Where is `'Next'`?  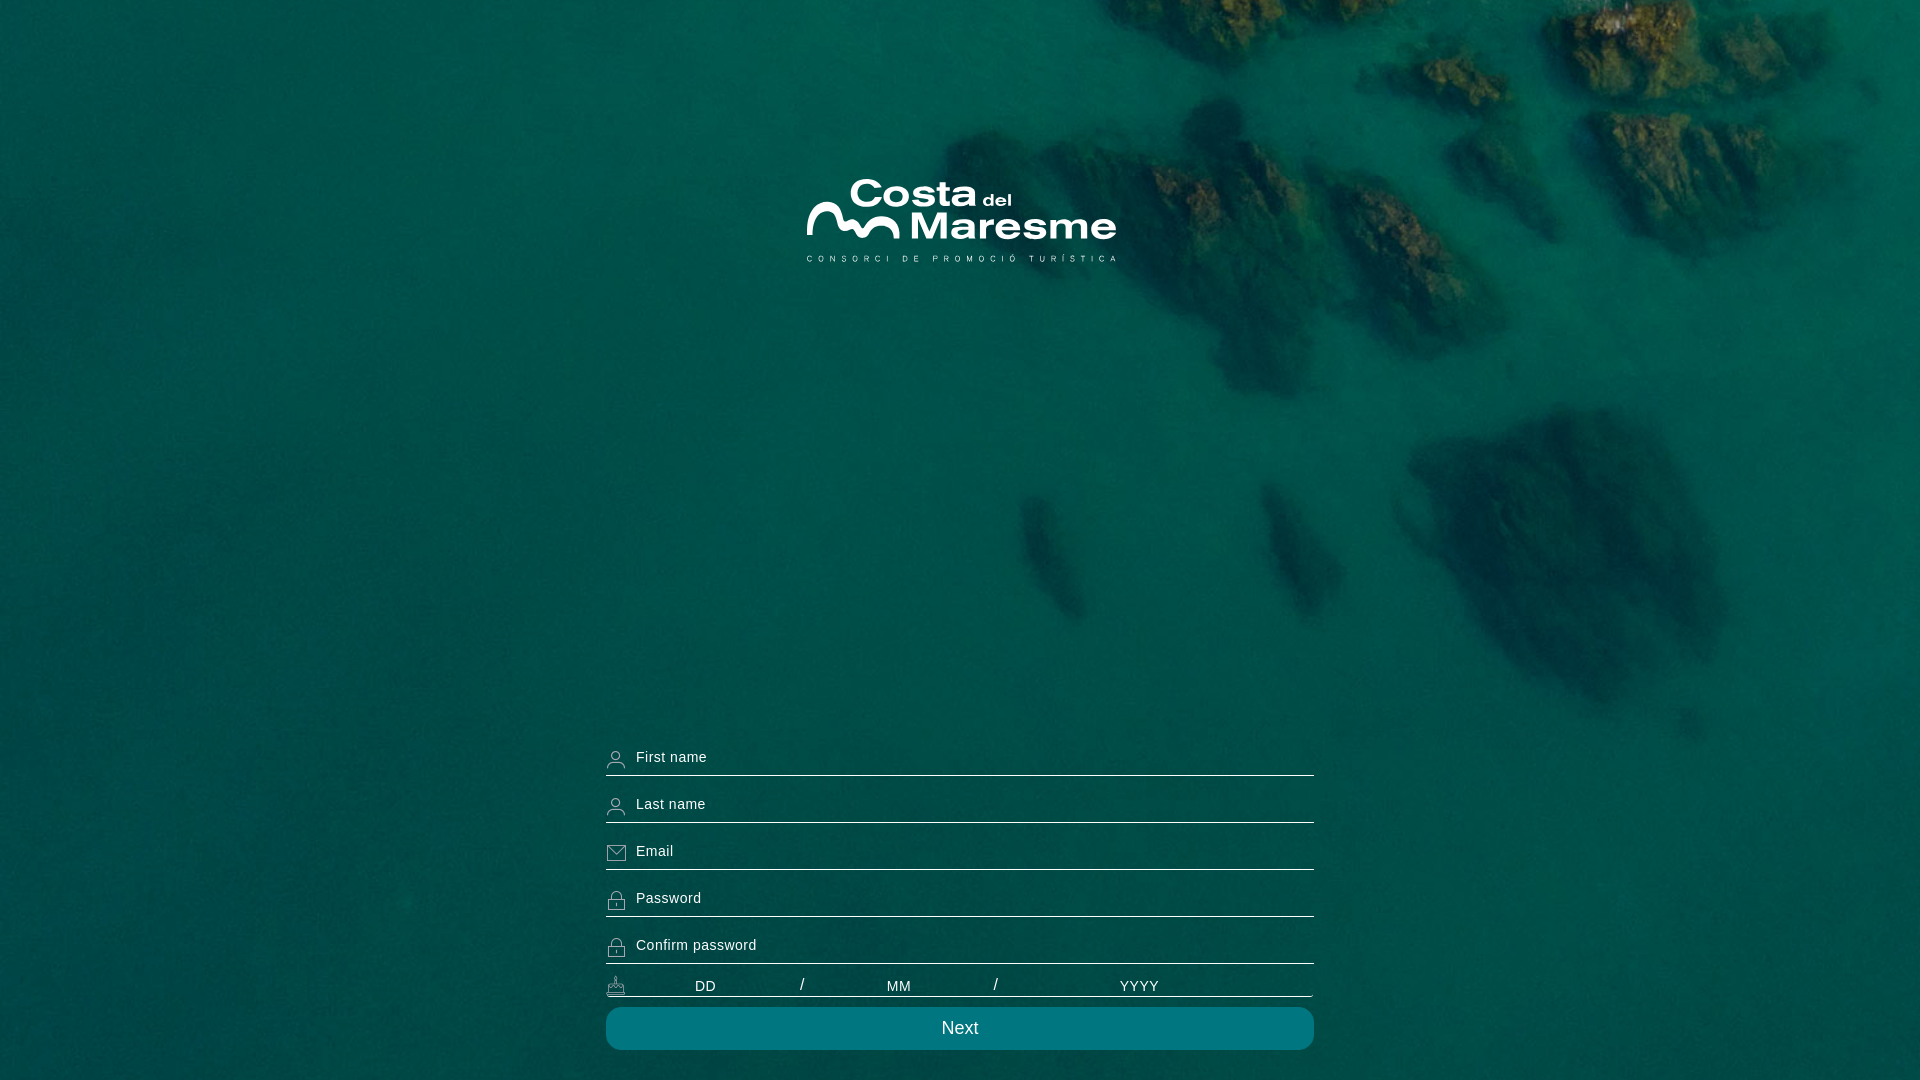
'Next' is located at coordinates (960, 1028).